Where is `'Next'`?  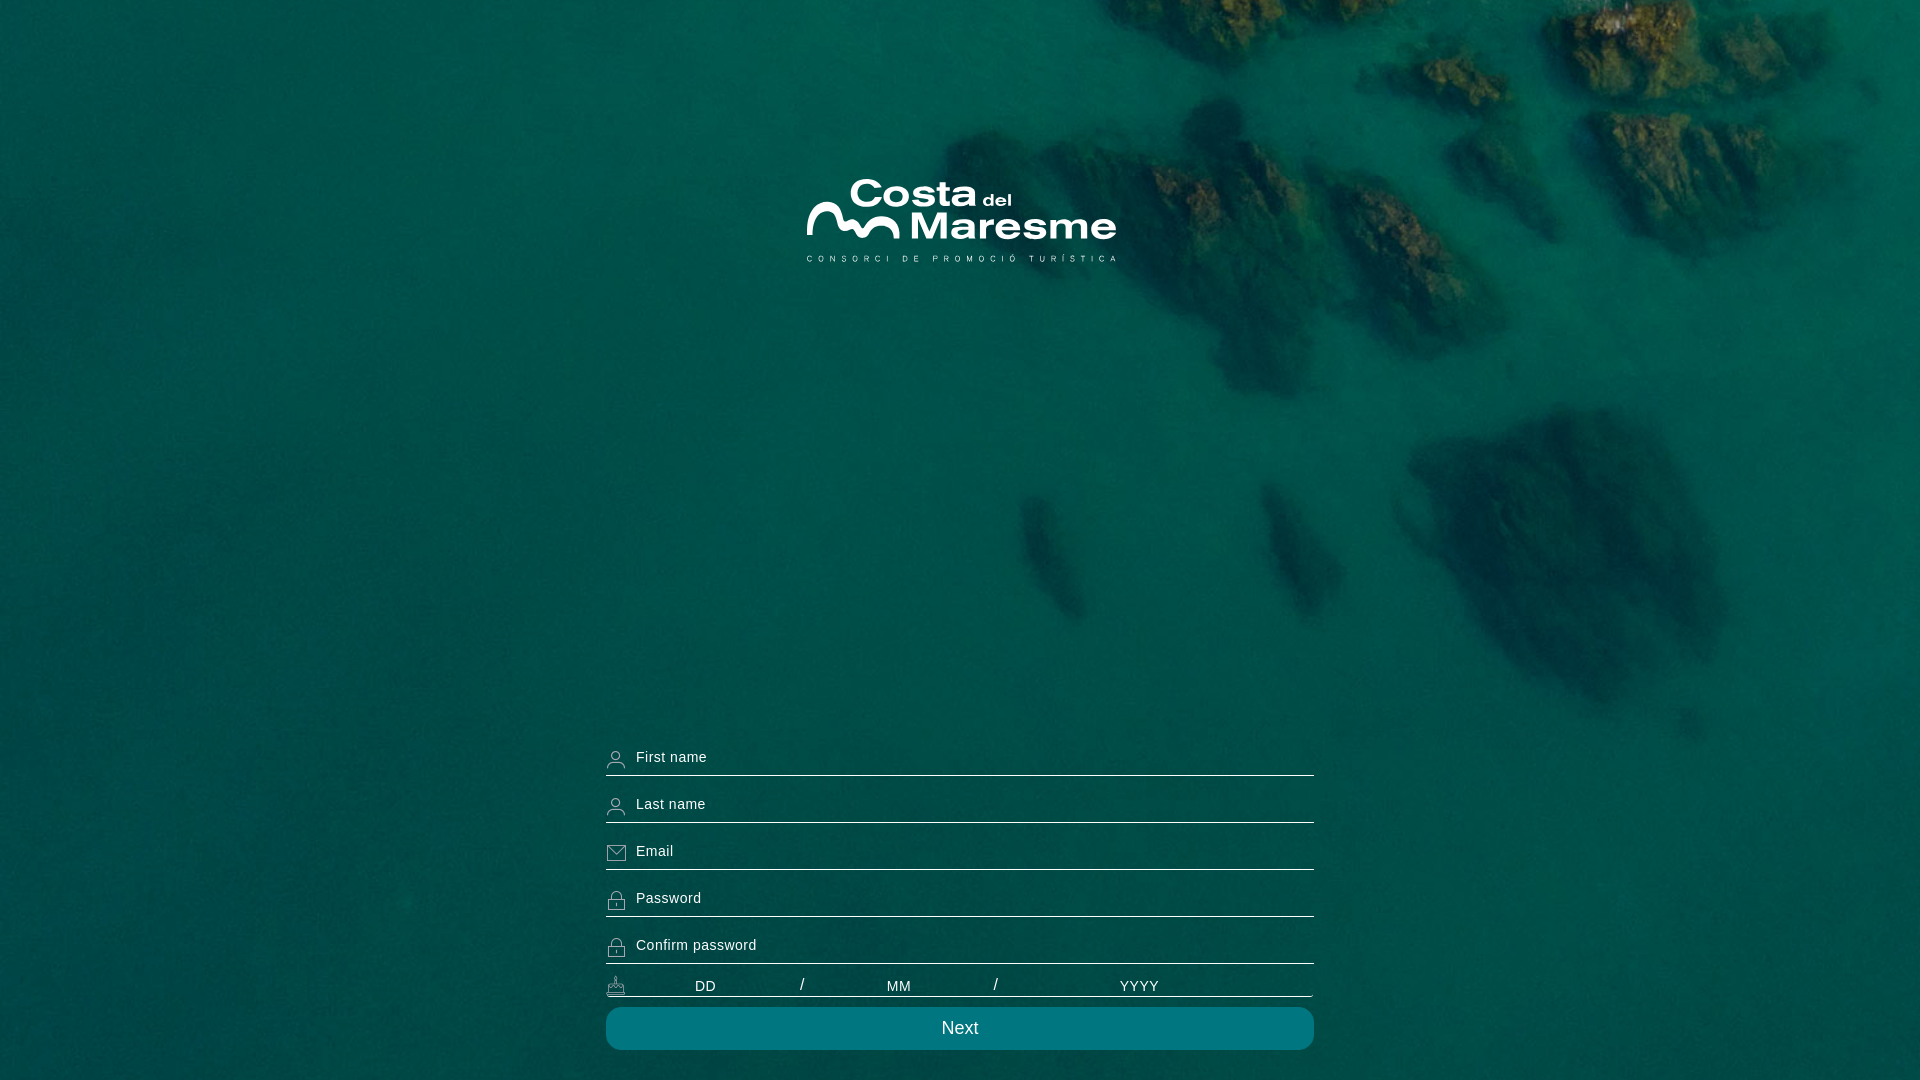
'Next' is located at coordinates (960, 1028).